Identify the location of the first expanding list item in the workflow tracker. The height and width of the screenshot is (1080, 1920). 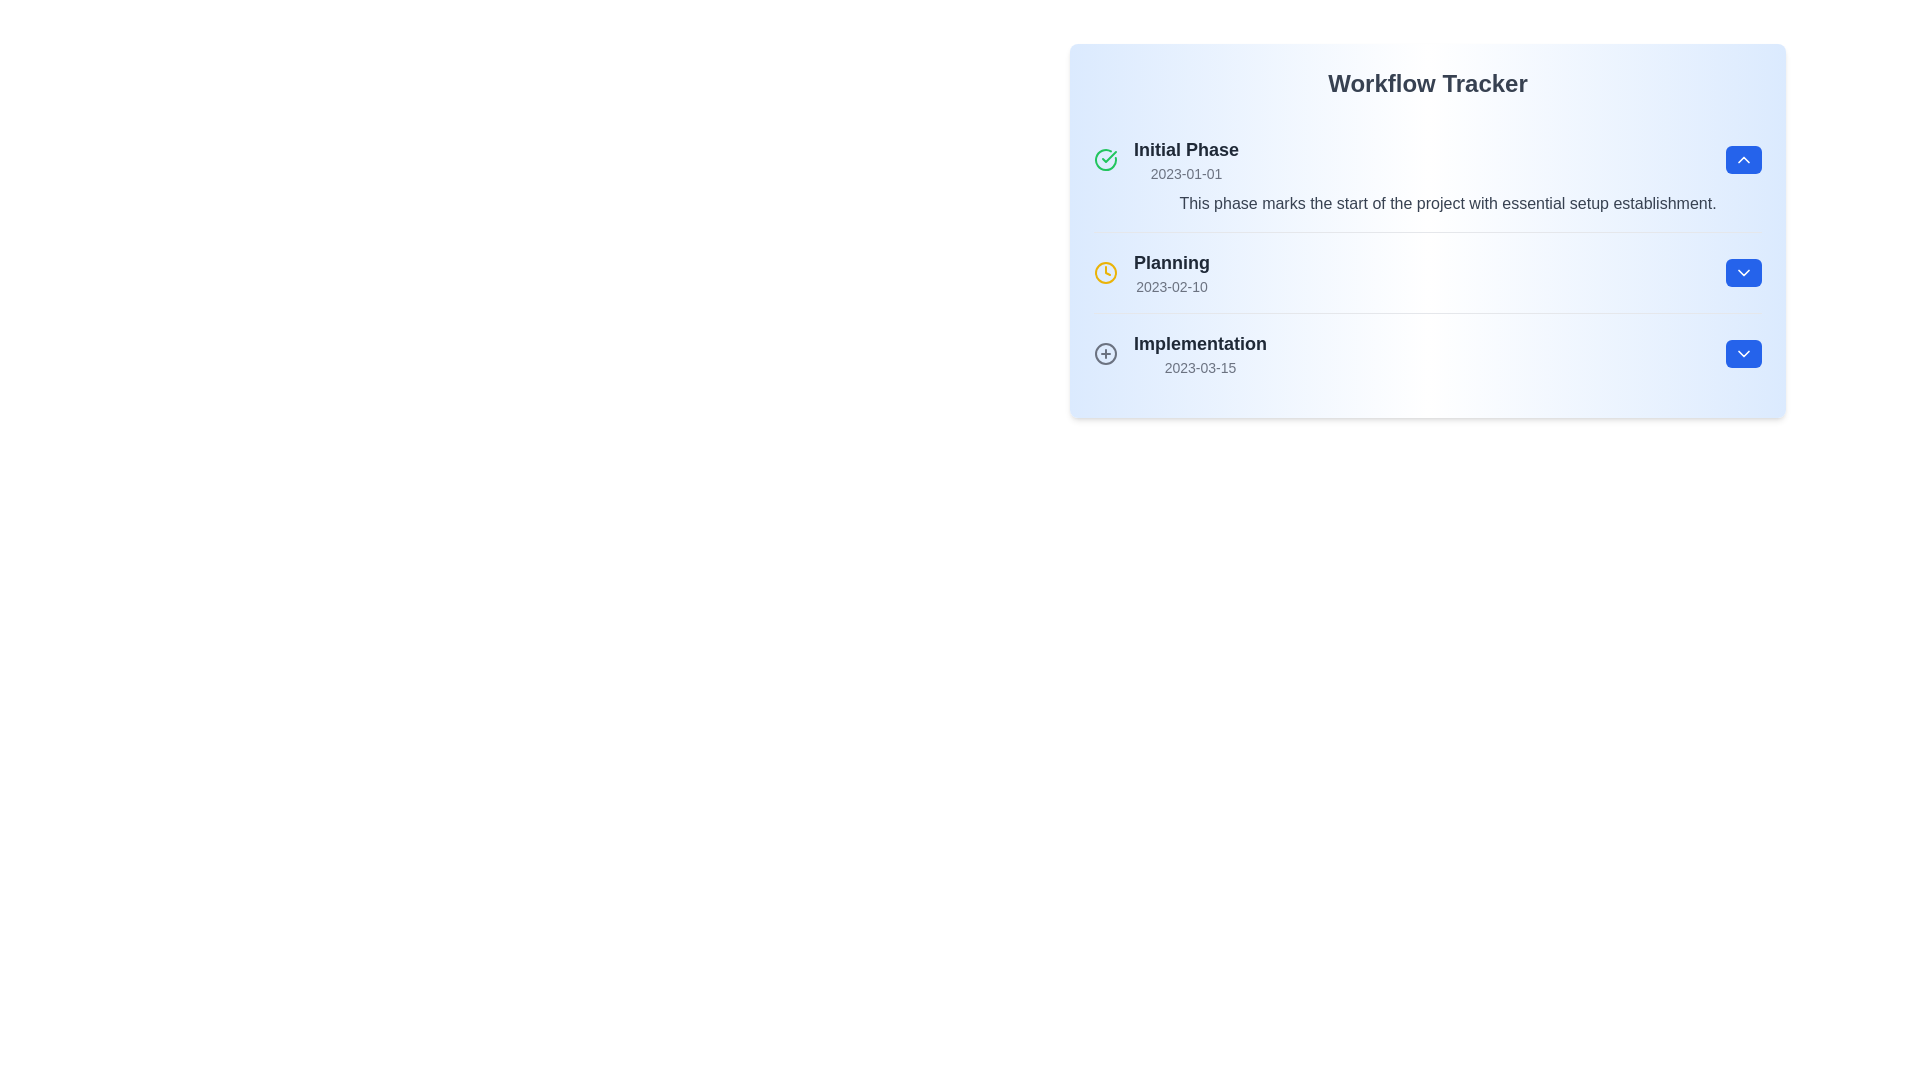
(1427, 175).